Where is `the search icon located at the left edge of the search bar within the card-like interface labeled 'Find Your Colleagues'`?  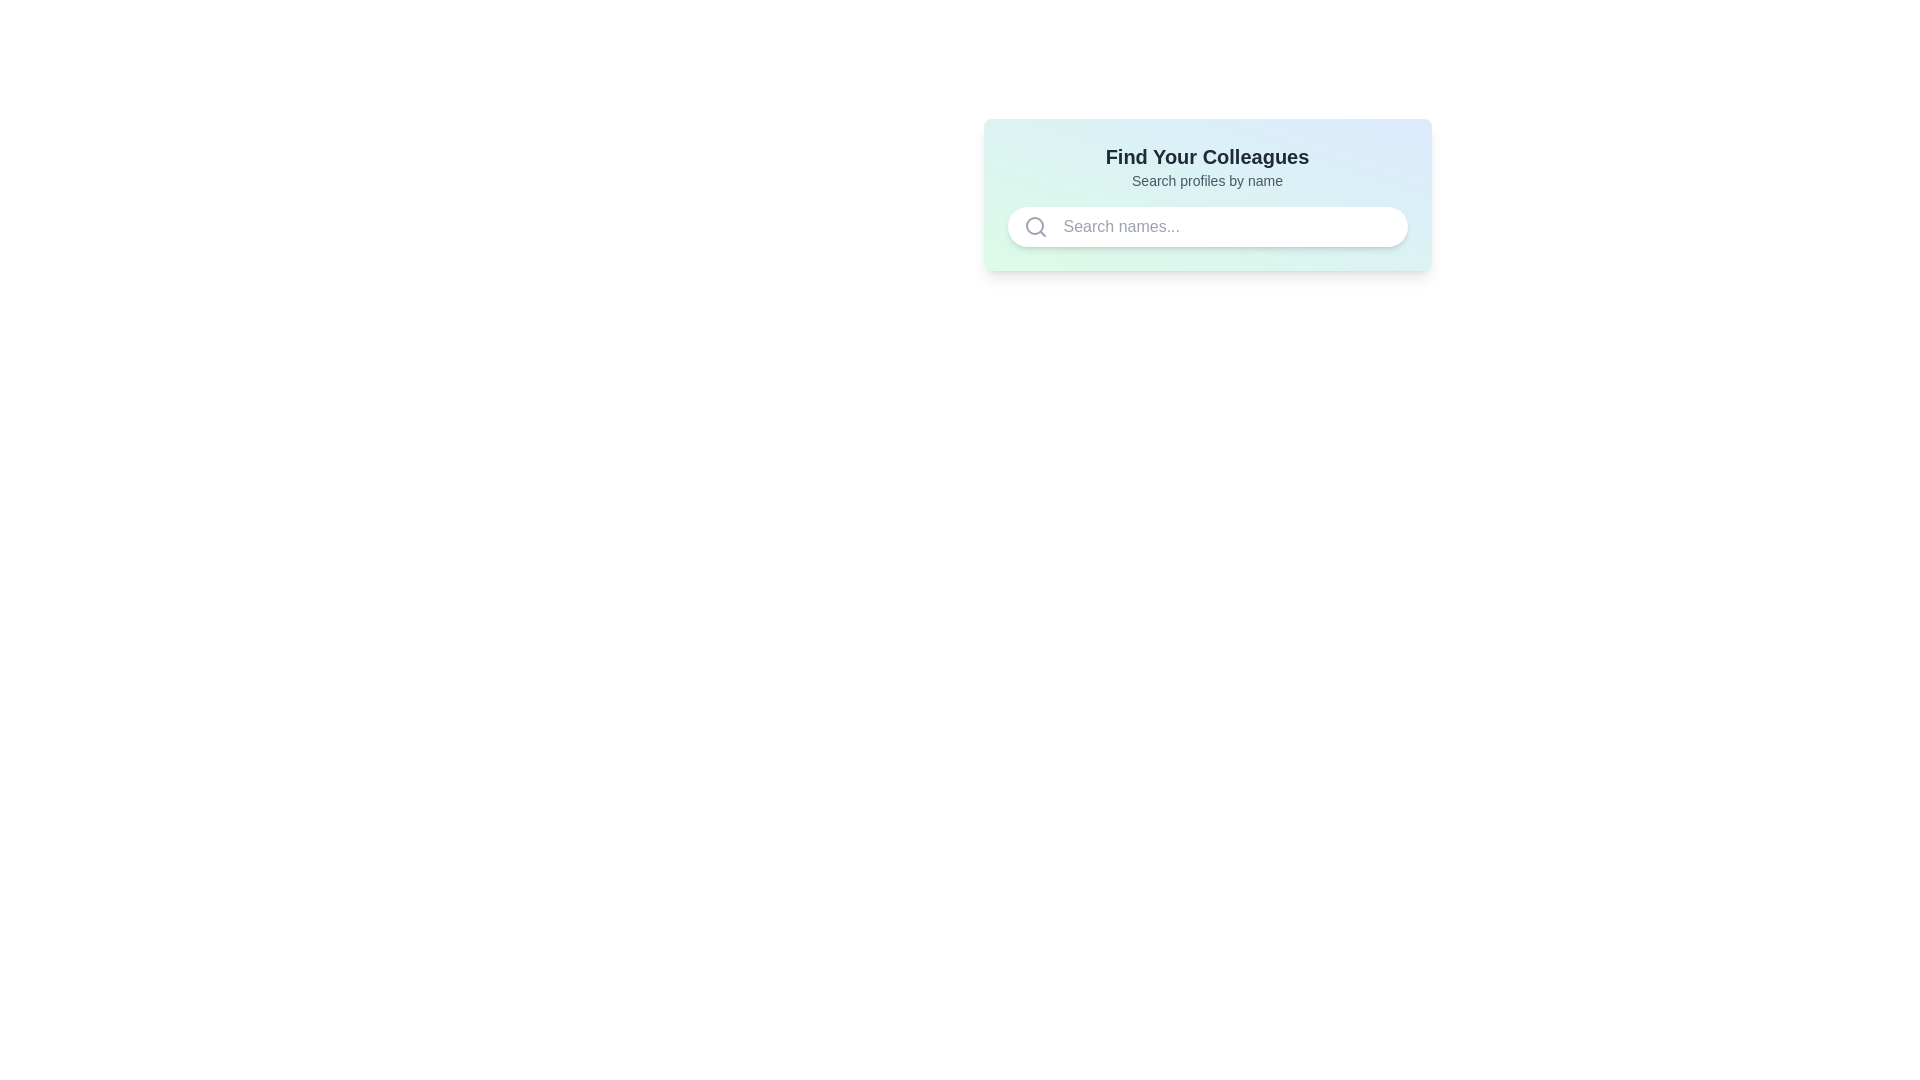 the search icon located at the left edge of the search bar within the card-like interface labeled 'Find Your Colleagues' is located at coordinates (1035, 226).